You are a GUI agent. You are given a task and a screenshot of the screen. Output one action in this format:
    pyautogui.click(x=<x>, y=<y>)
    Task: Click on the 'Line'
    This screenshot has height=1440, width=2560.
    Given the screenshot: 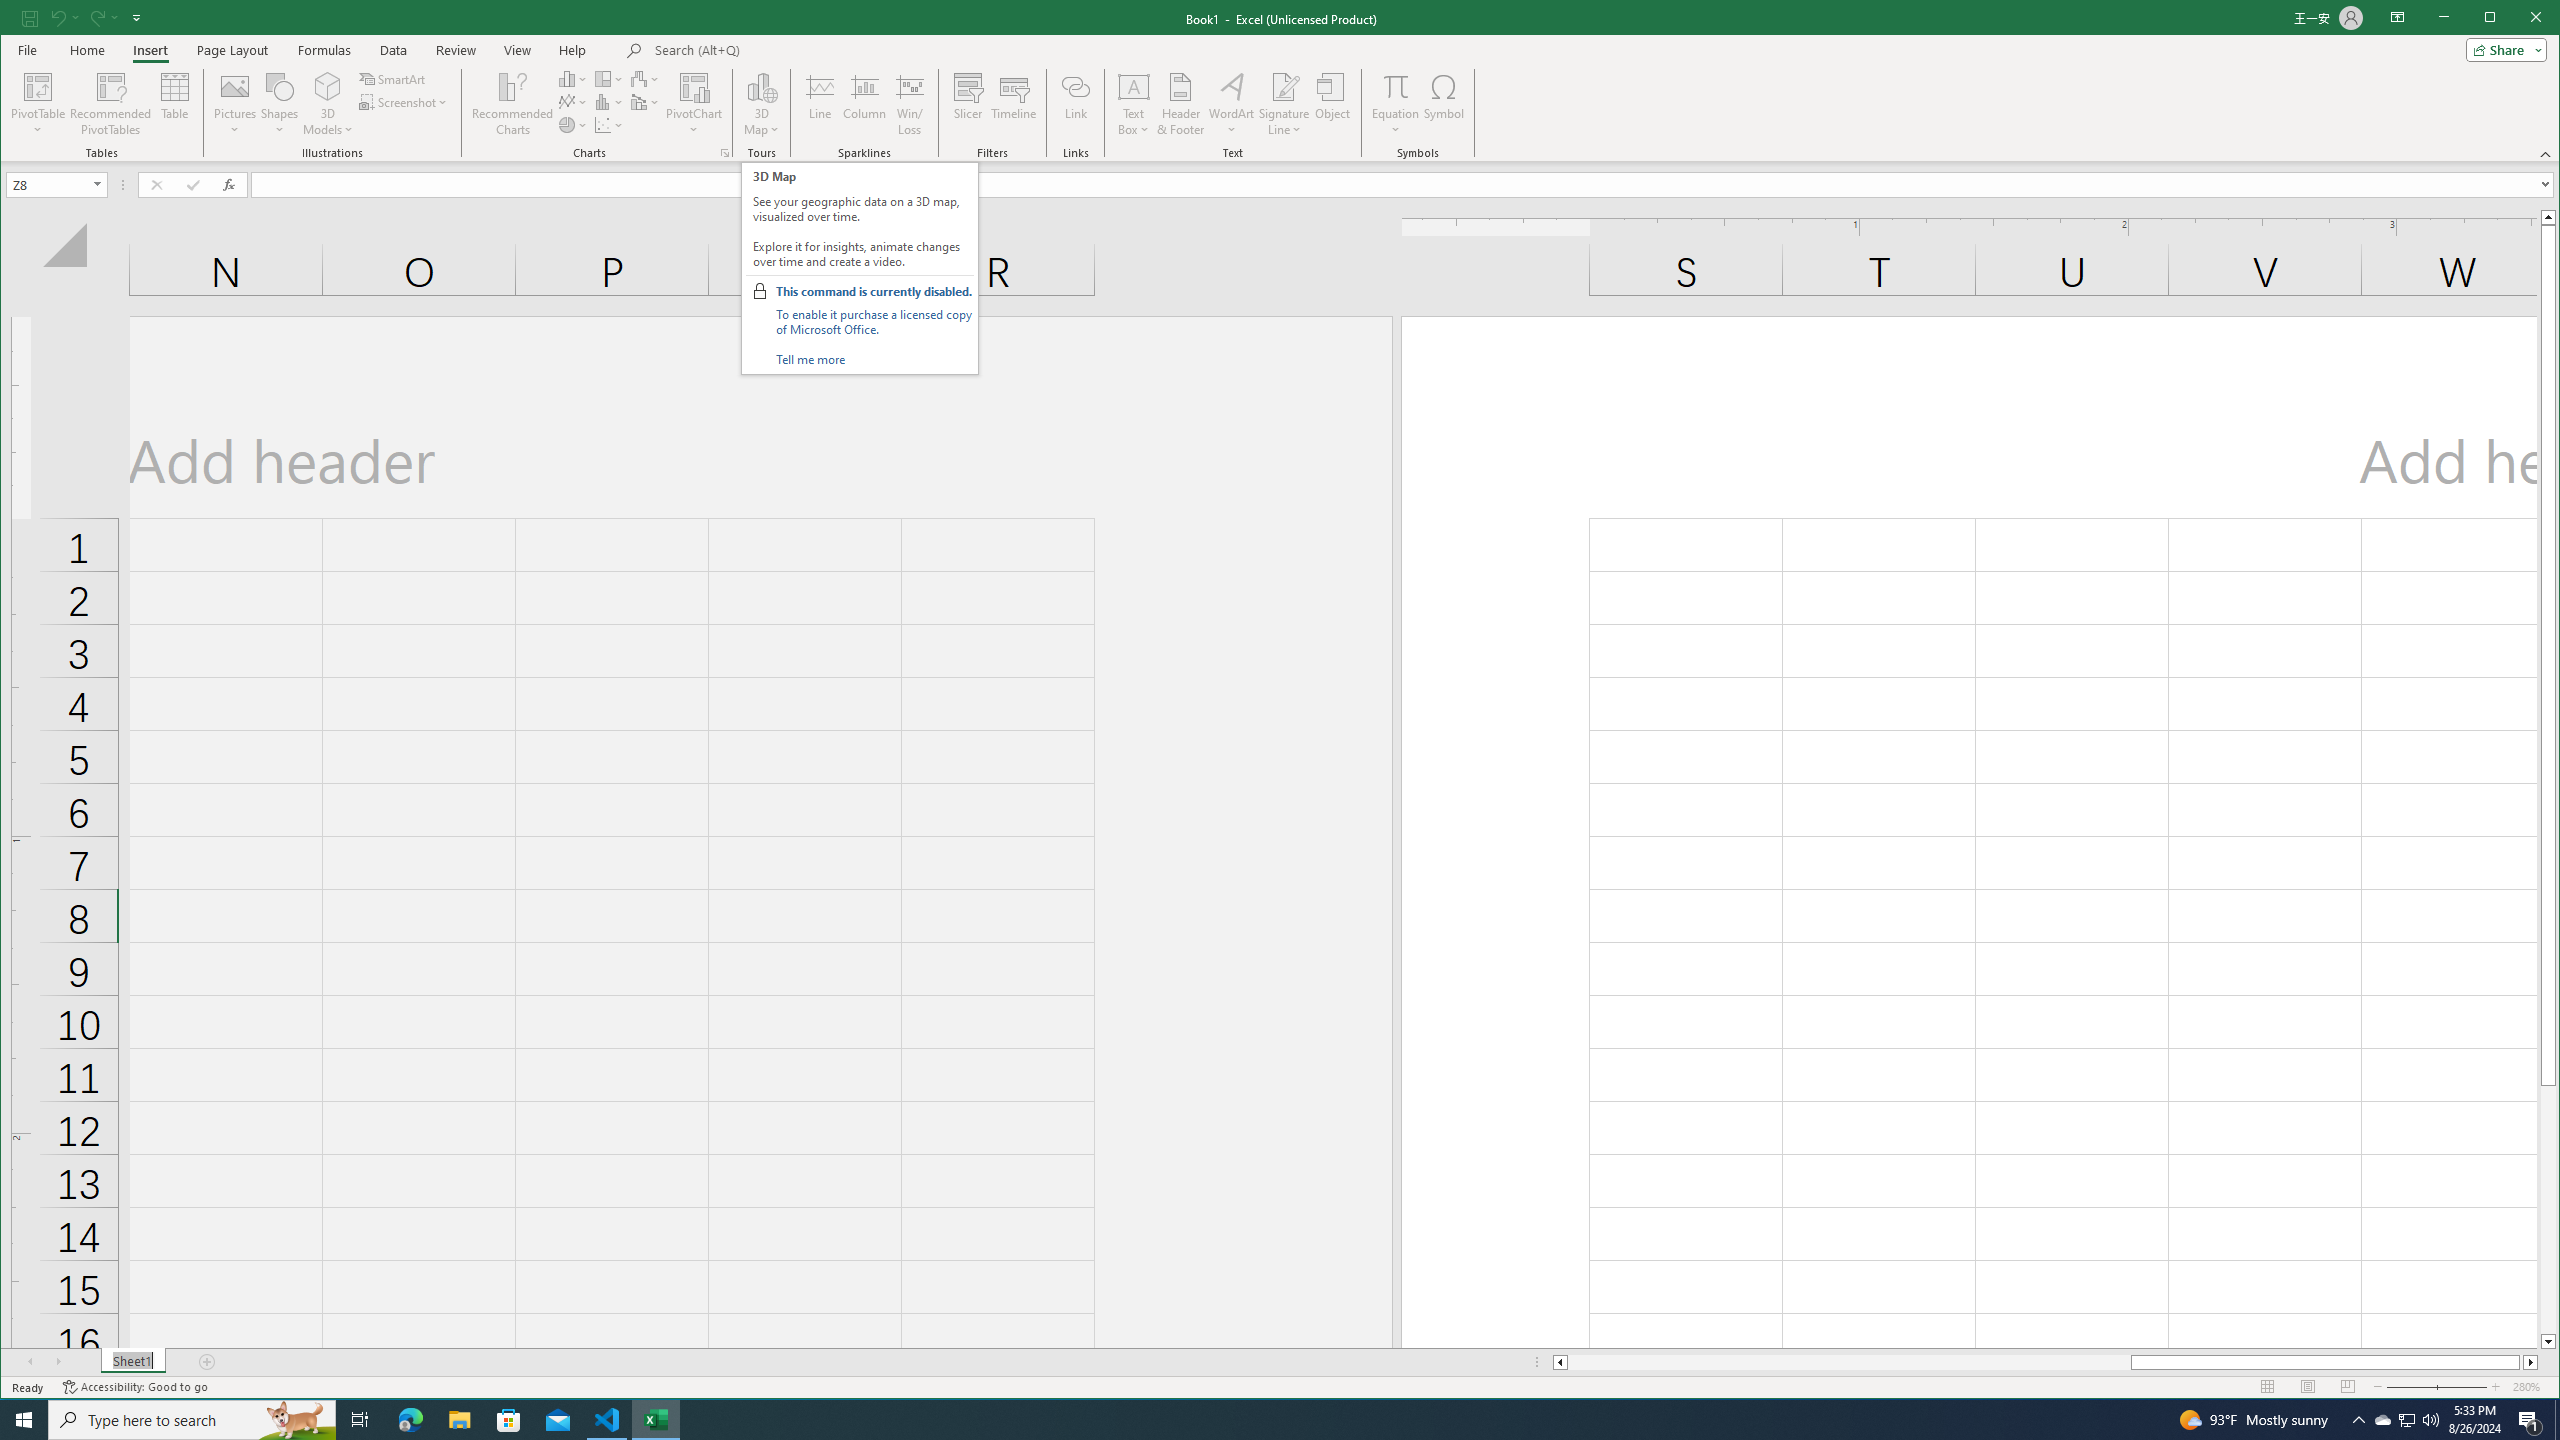 What is the action you would take?
    pyautogui.click(x=819, y=103)
    